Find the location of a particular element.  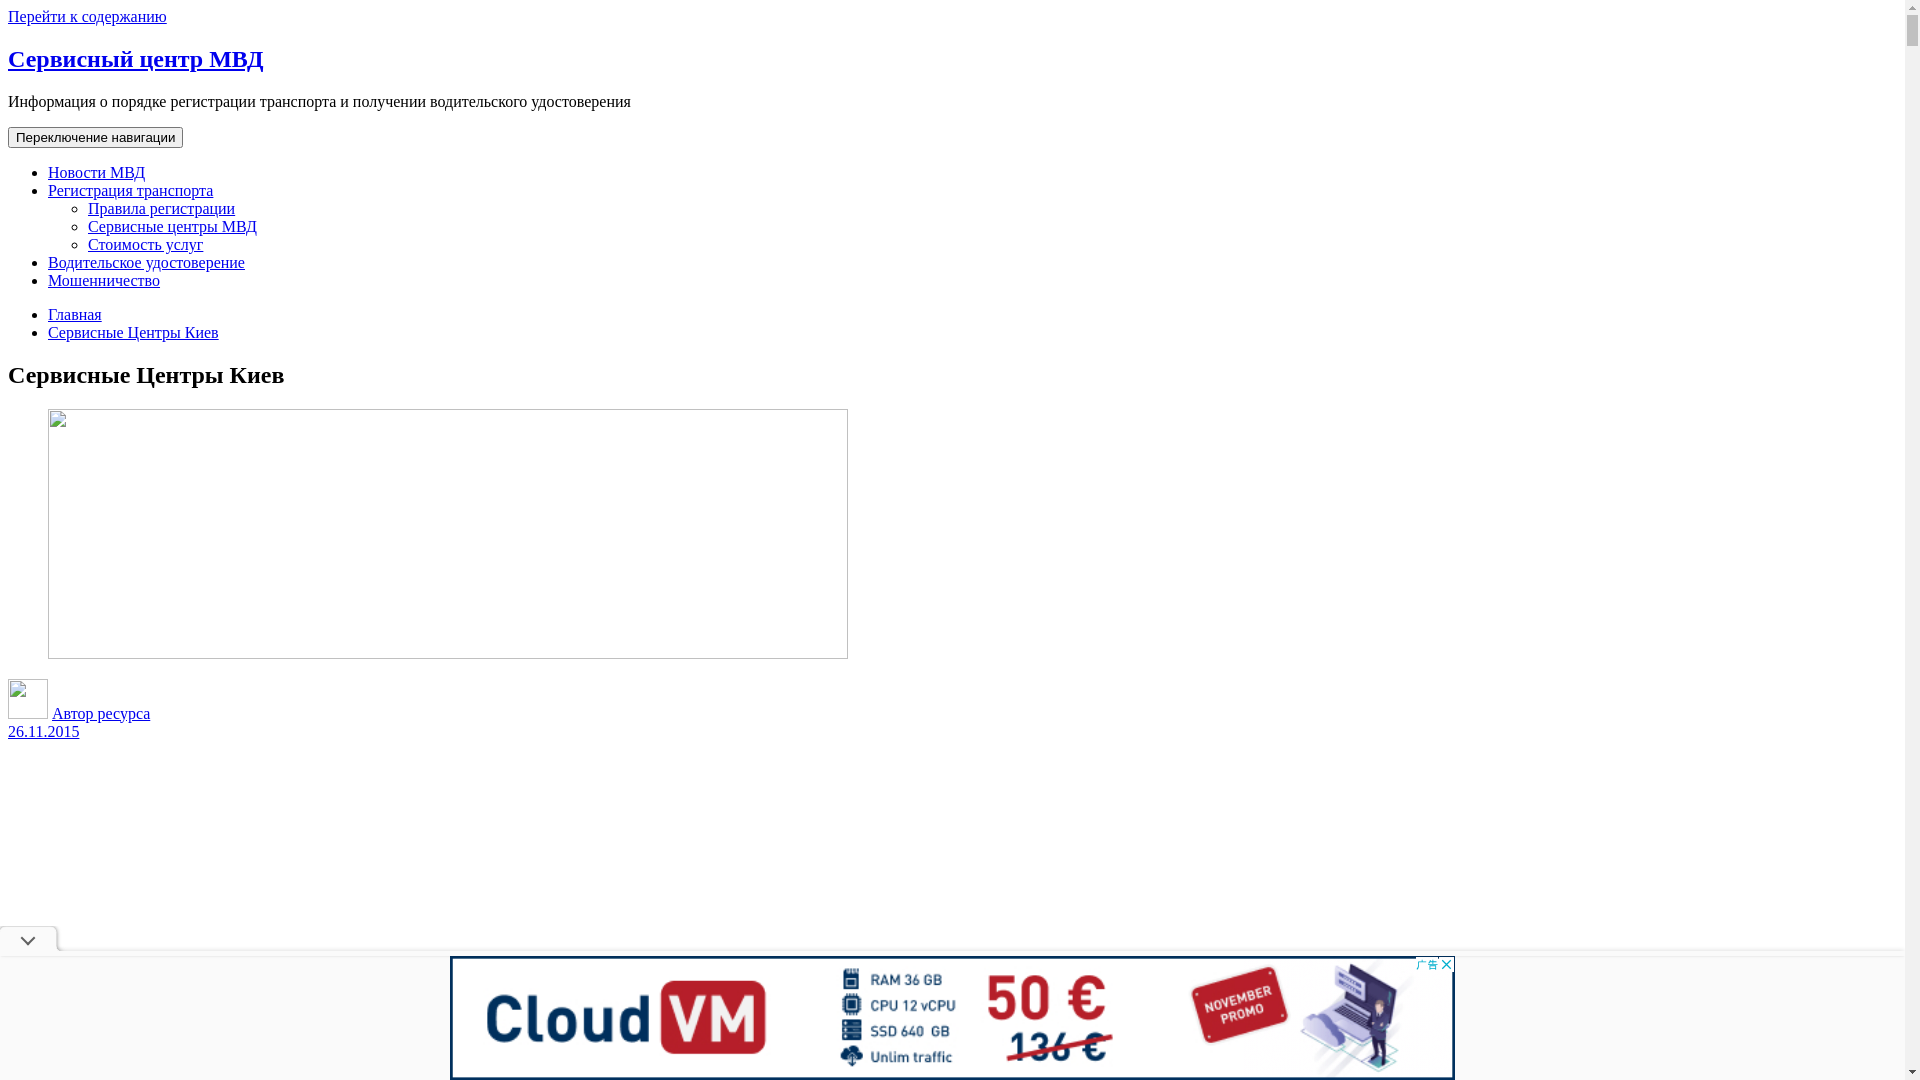

'26.11.2015' is located at coordinates (43, 731).